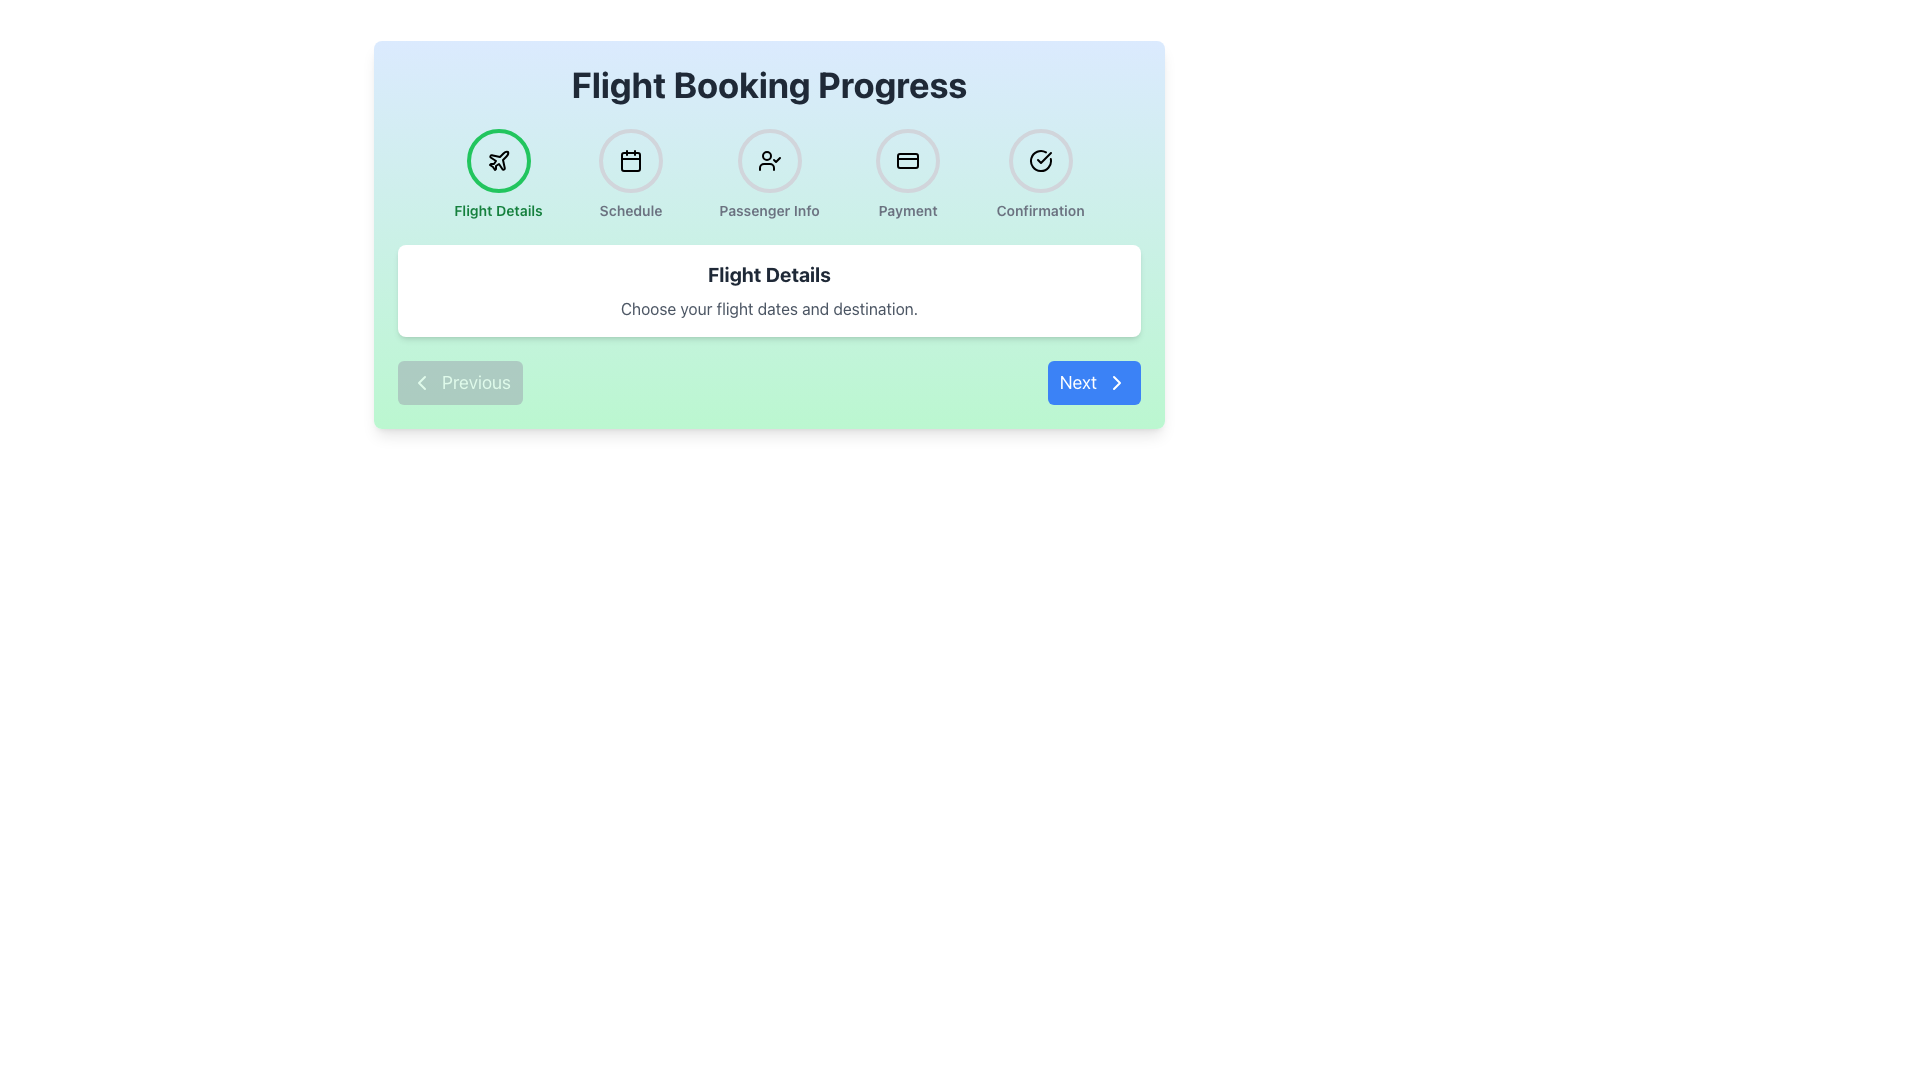 This screenshot has height=1080, width=1920. I want to click on the 'Confirmation' stage Process Indicator, which is the fifth and final element in a horizontal series of steps in the process bar, so click(1040, 173).